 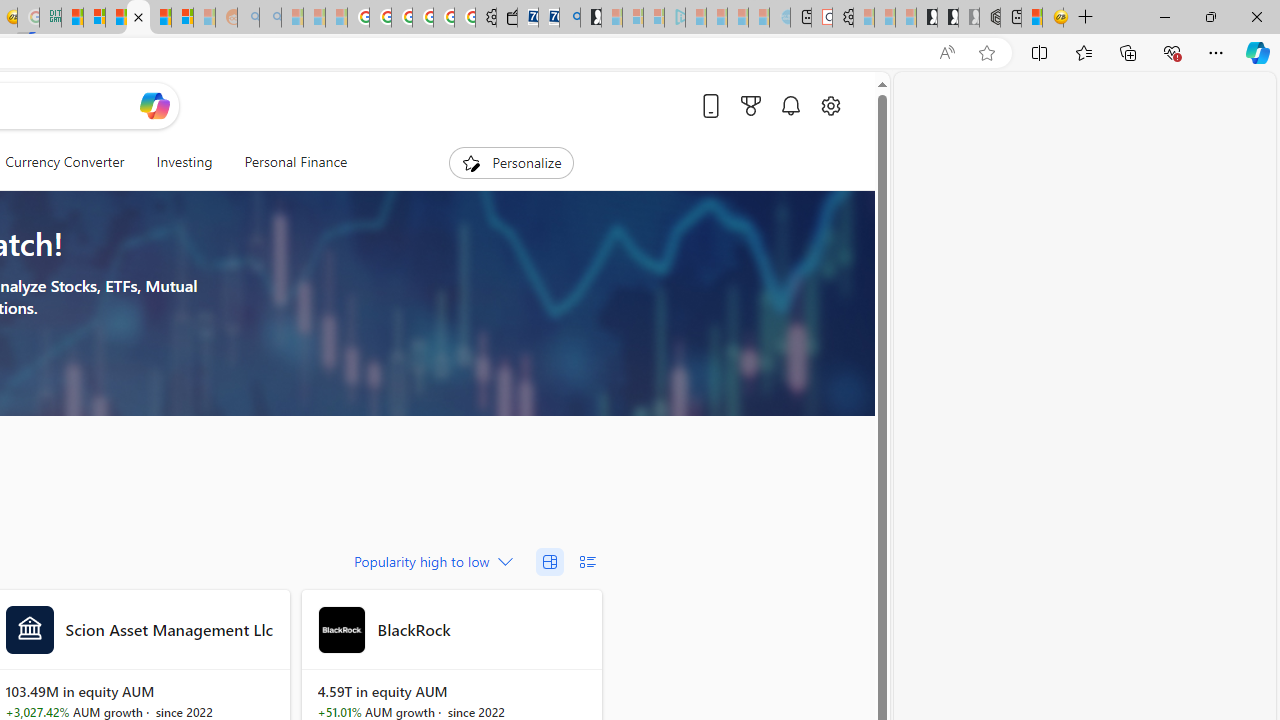 What do you see at coordinates (549, 561) in the screenshot?
I see `'Card View'` at bounding box center [549, 561].